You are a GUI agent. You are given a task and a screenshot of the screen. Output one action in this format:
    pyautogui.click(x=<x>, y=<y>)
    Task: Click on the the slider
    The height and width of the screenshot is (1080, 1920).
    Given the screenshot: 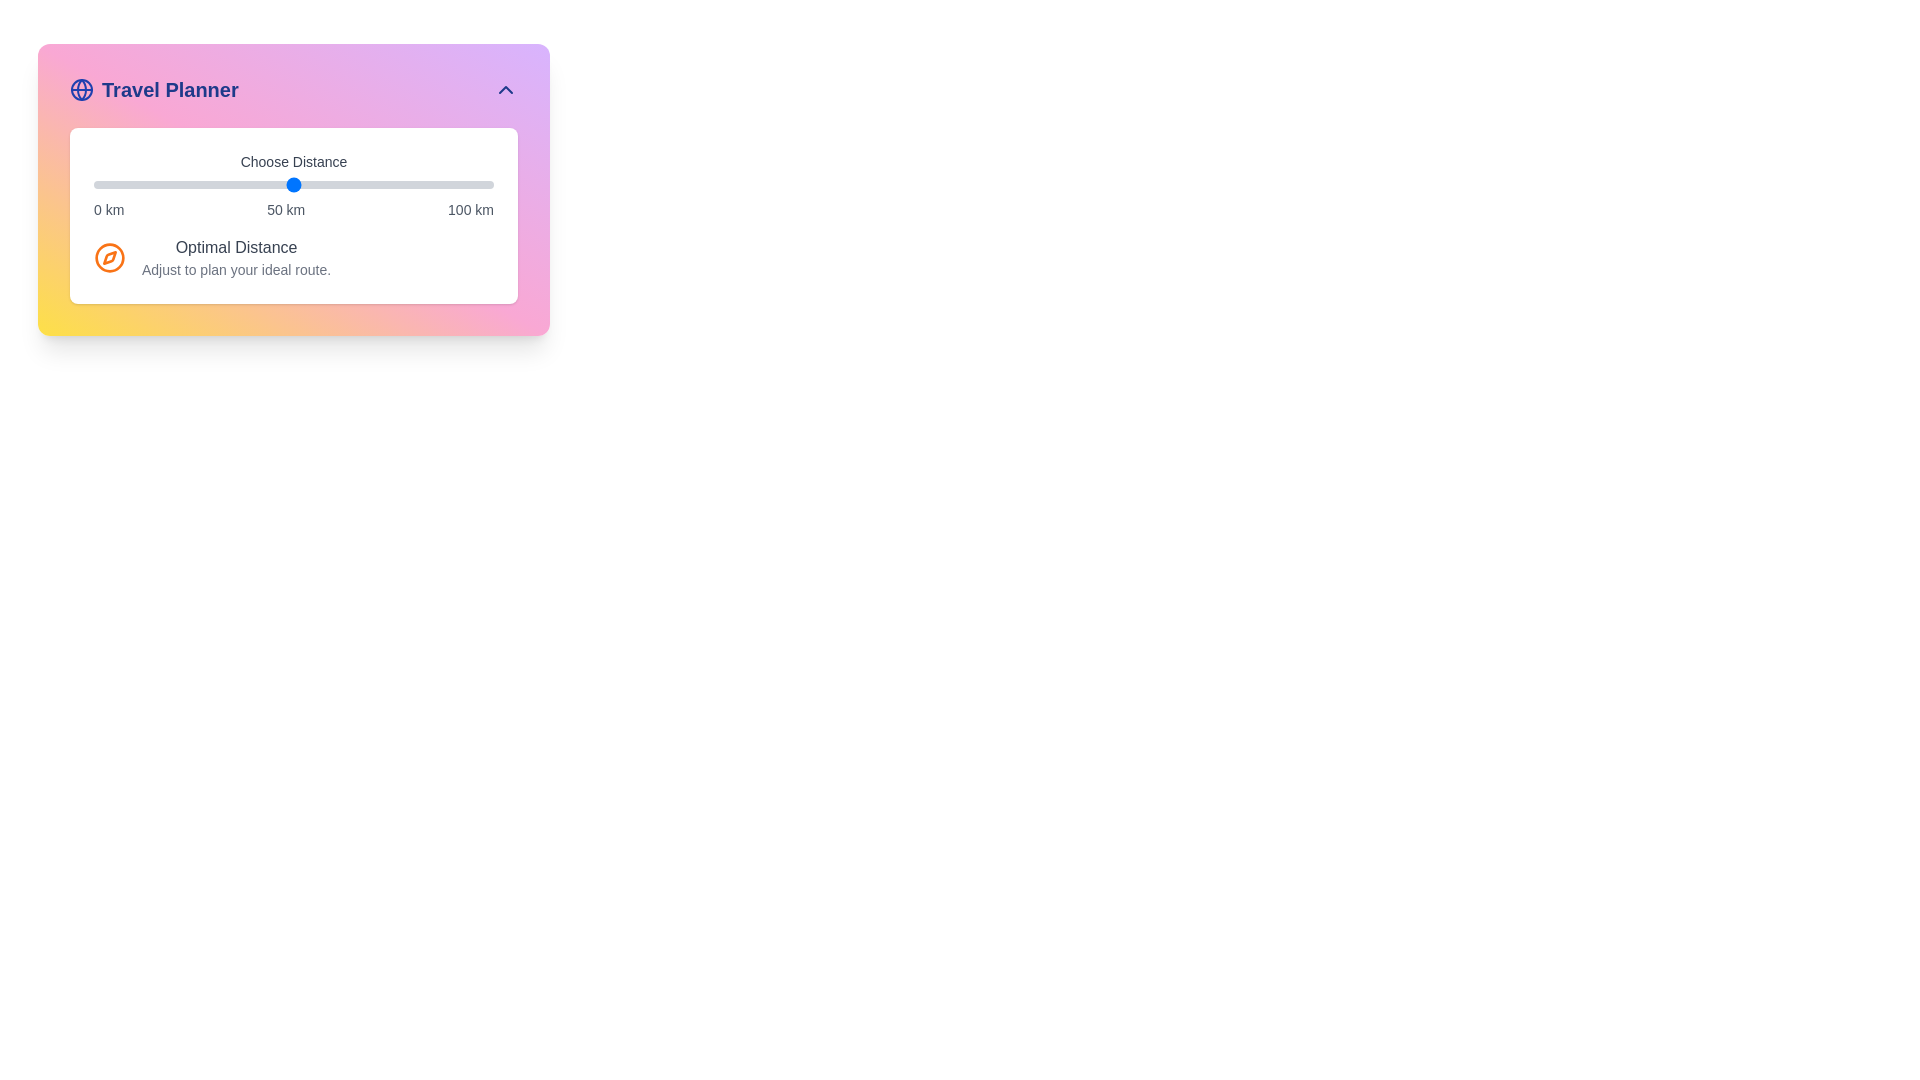 What is the action you would take?
    pyautogui.click(x=436, y=185)
    